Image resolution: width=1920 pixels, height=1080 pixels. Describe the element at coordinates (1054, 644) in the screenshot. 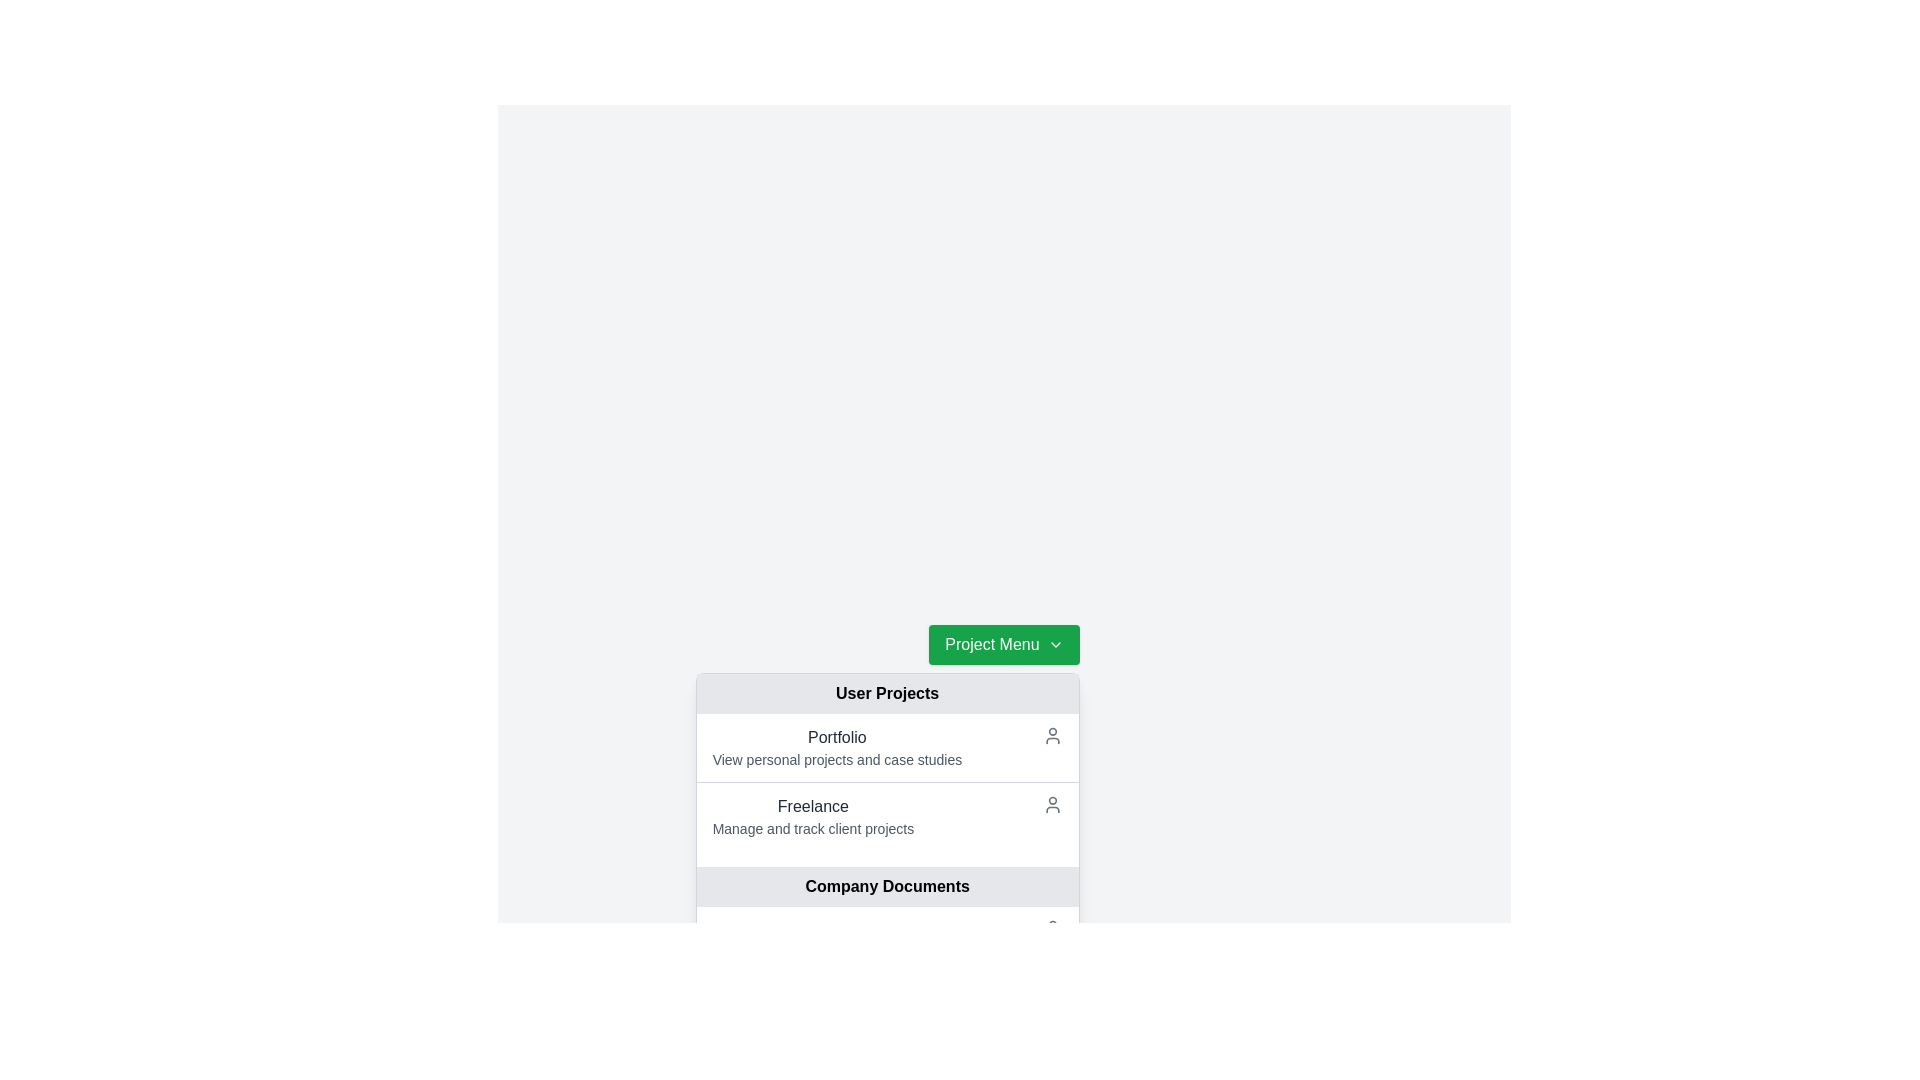

I see `the downward-pointing chevron icon with a green background, part of the 'Project Menu' navigation element, to trigger possible tooltips` at that location.